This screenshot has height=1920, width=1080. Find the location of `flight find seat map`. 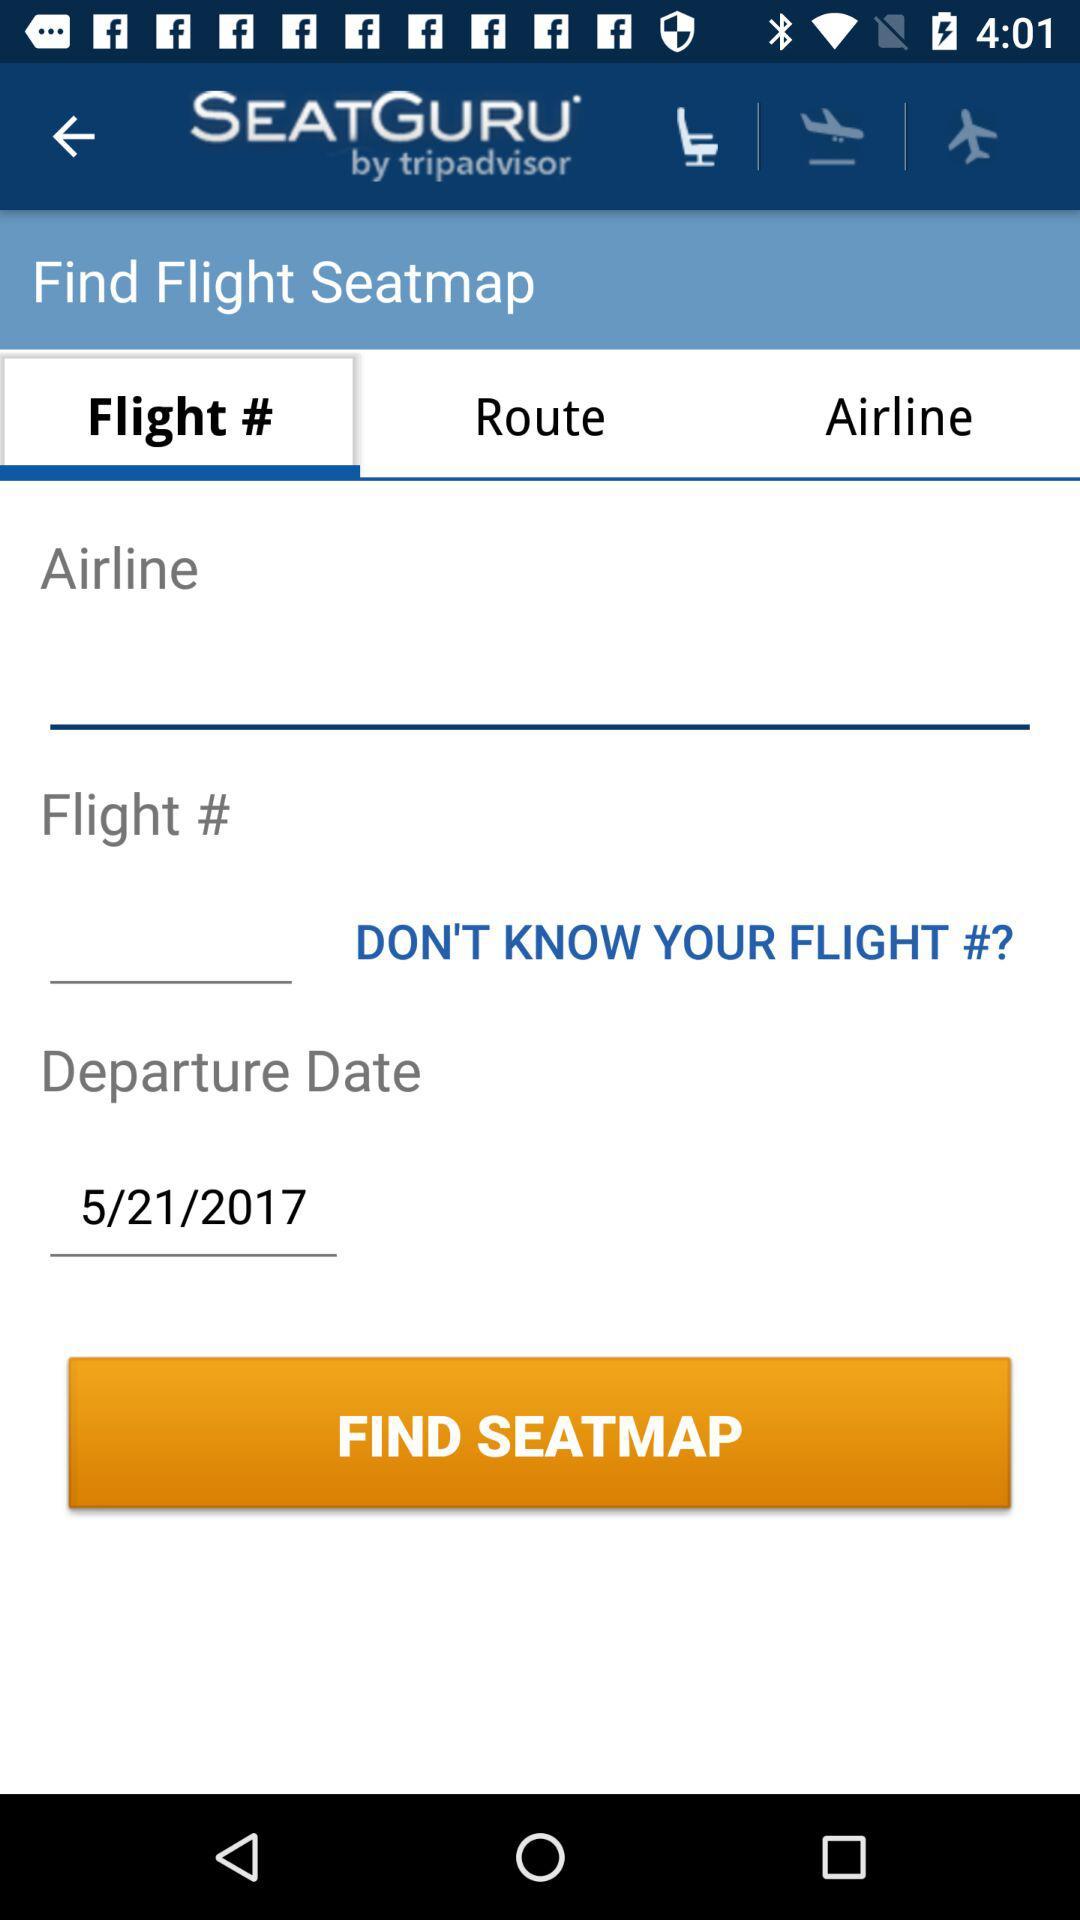

flight find seat map is located at coordinates (971, 135).